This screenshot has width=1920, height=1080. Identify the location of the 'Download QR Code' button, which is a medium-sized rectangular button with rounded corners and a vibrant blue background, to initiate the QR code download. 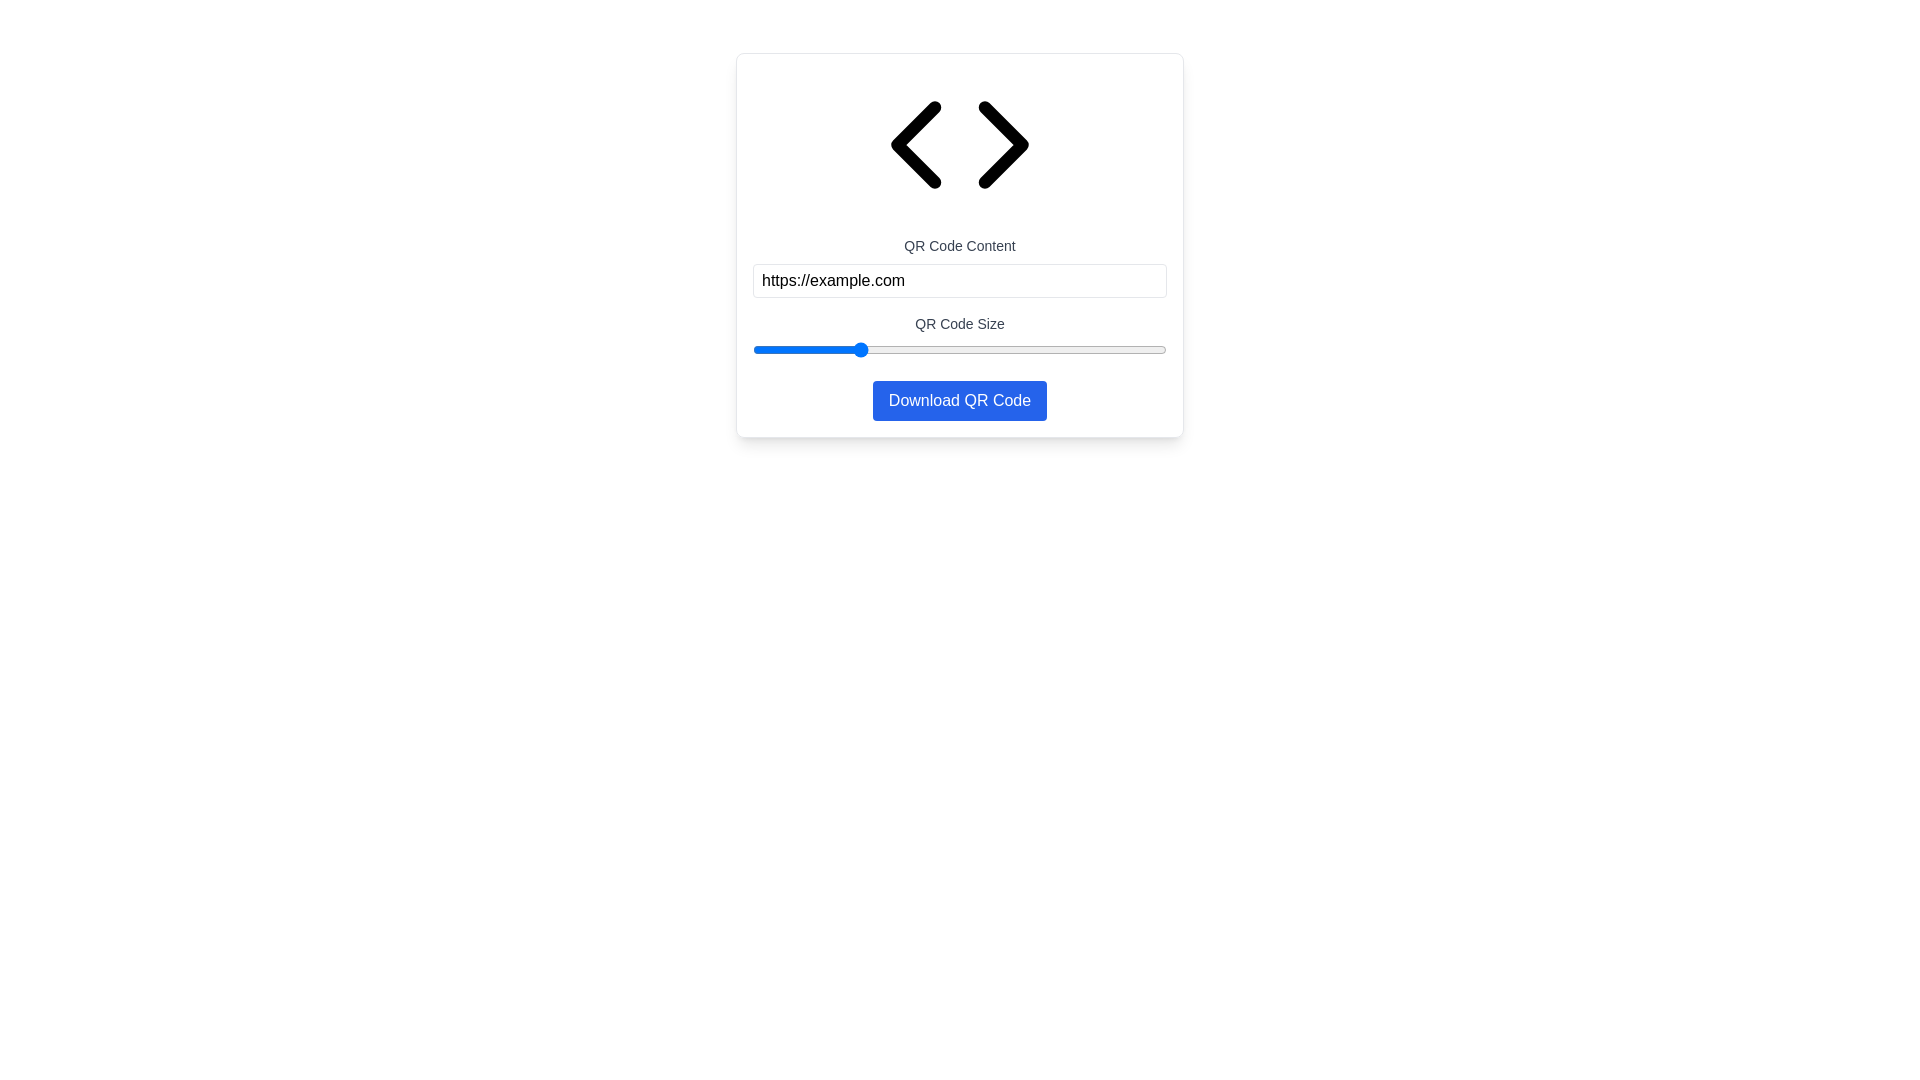
(960, 401).